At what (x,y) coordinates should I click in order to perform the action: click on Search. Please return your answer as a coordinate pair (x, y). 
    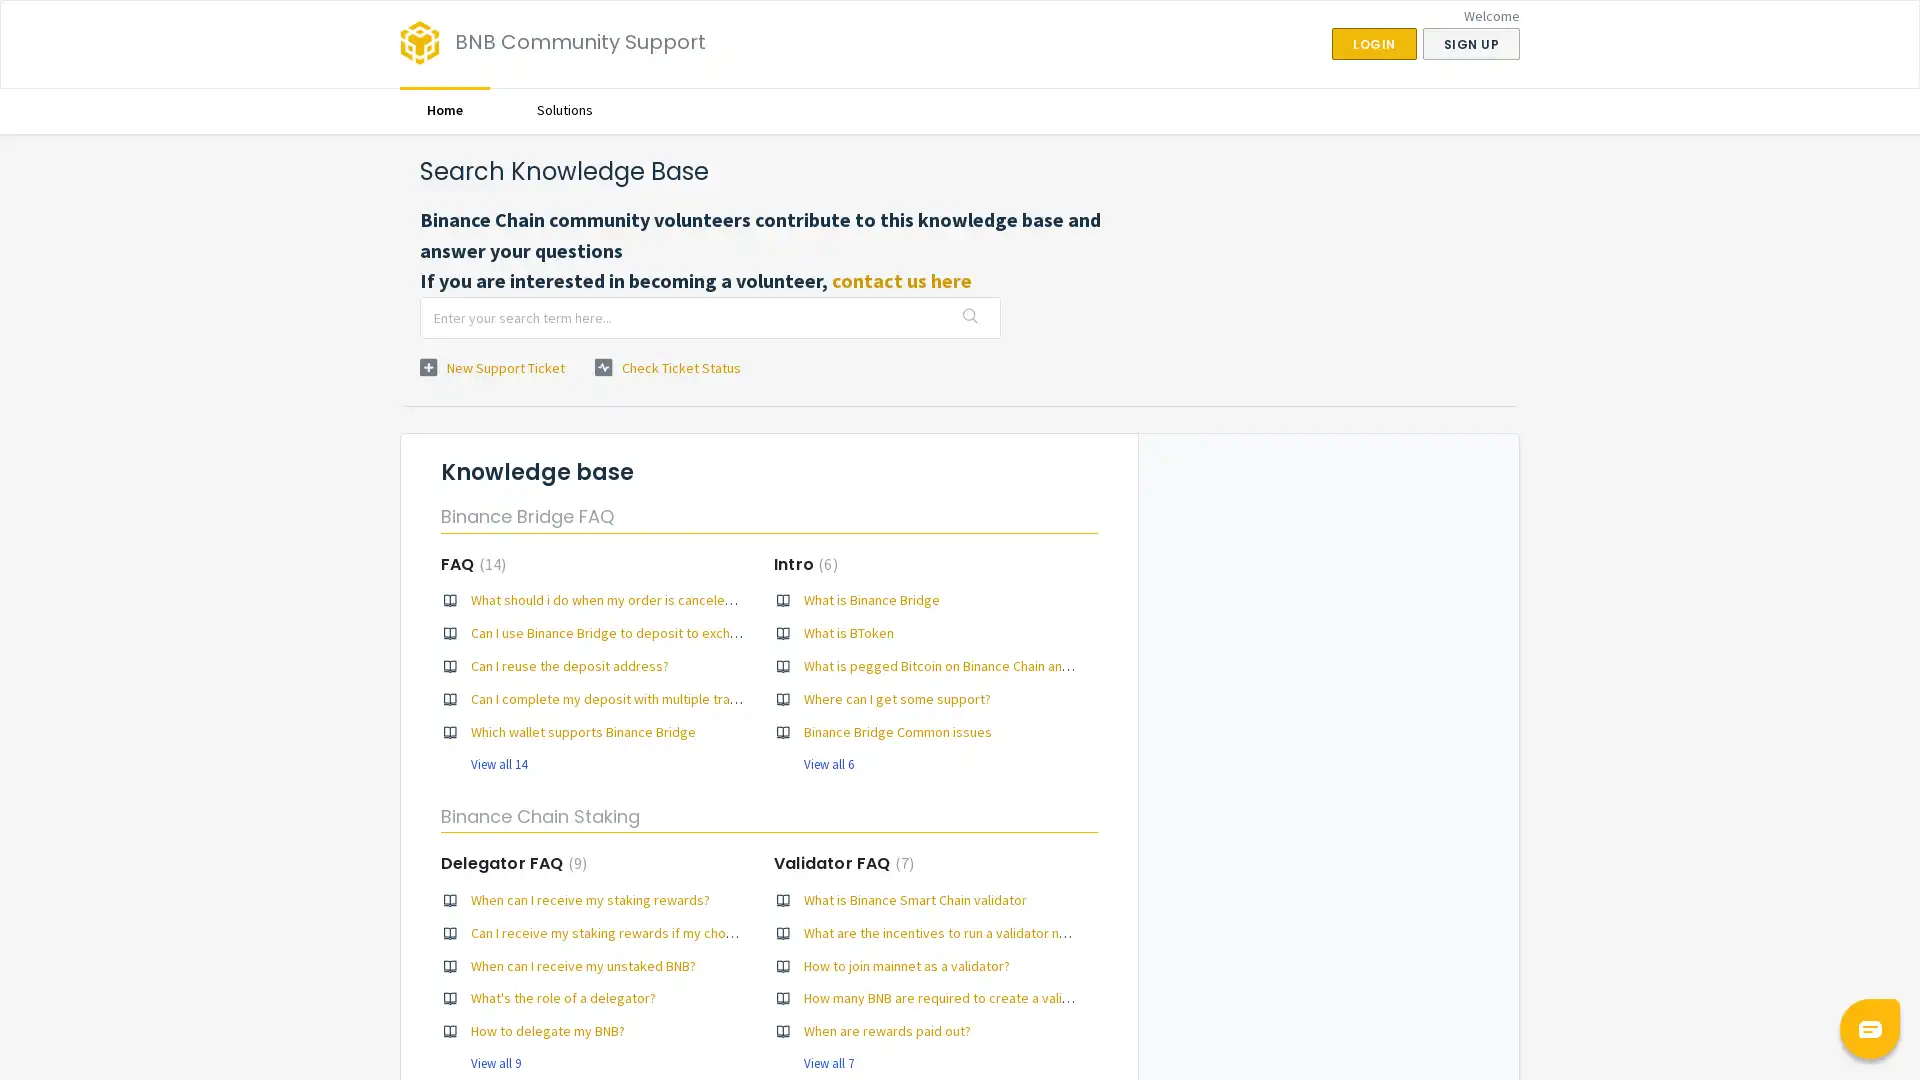
    Looking at the image, I should click on (969, 315).